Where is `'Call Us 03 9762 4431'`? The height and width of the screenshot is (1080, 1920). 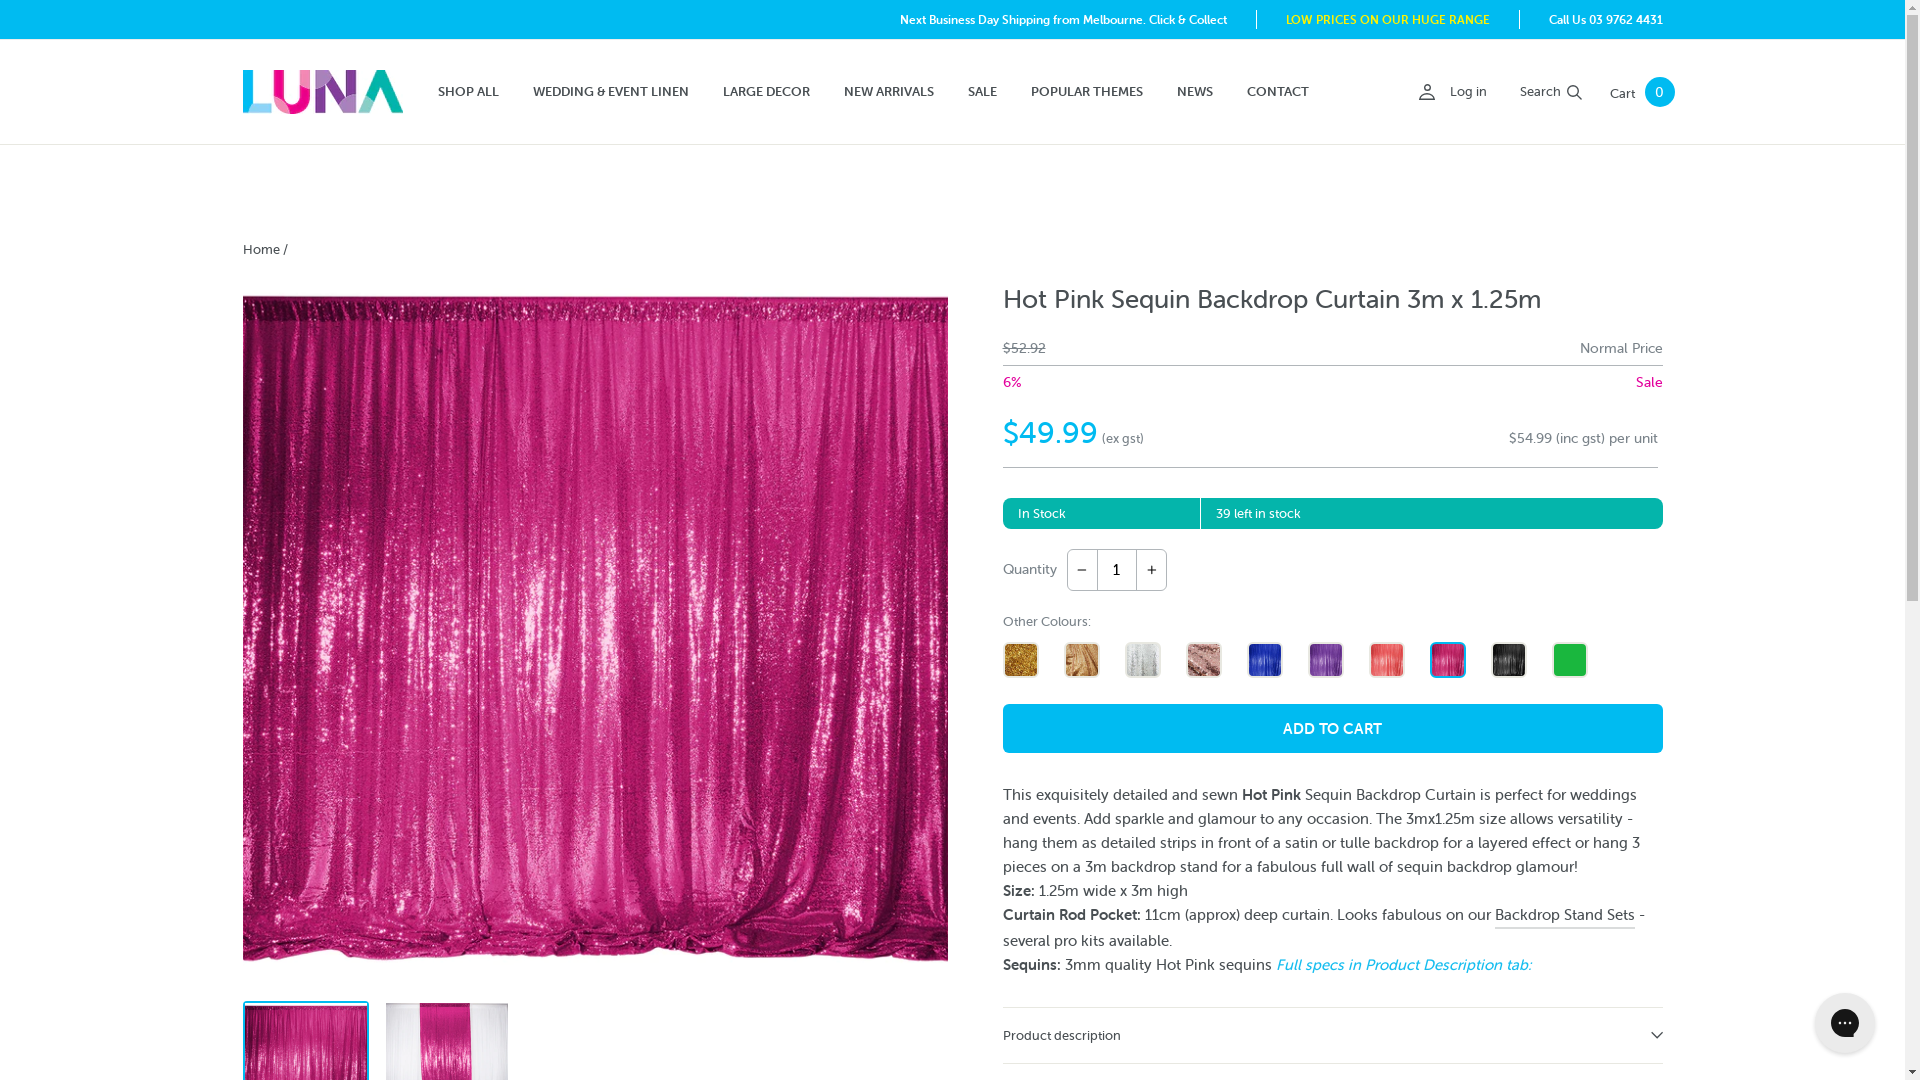
'Call Us 03 9762 4431' is located at coordinates (1547, 19).